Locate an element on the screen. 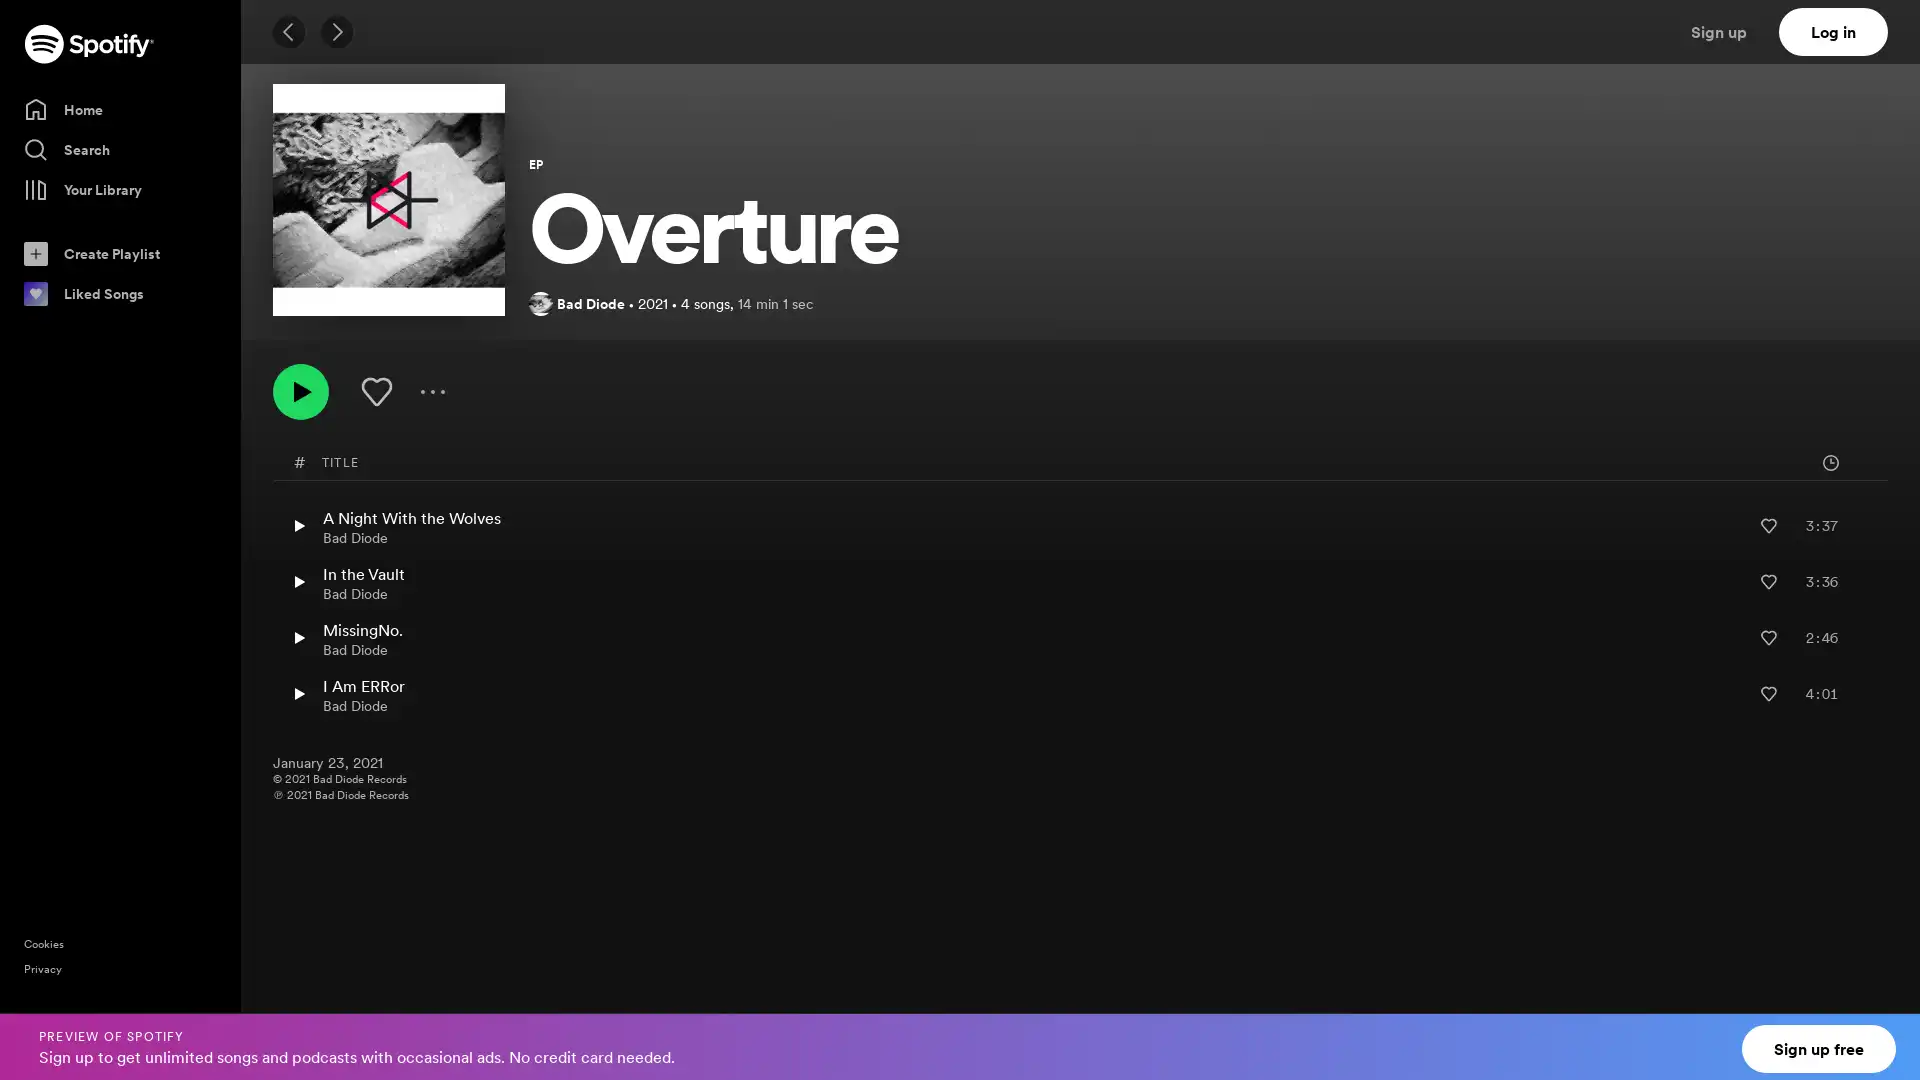 The height and width of the screenshot is (1080, 1920). Close is located at coordinates (1886, 1034).